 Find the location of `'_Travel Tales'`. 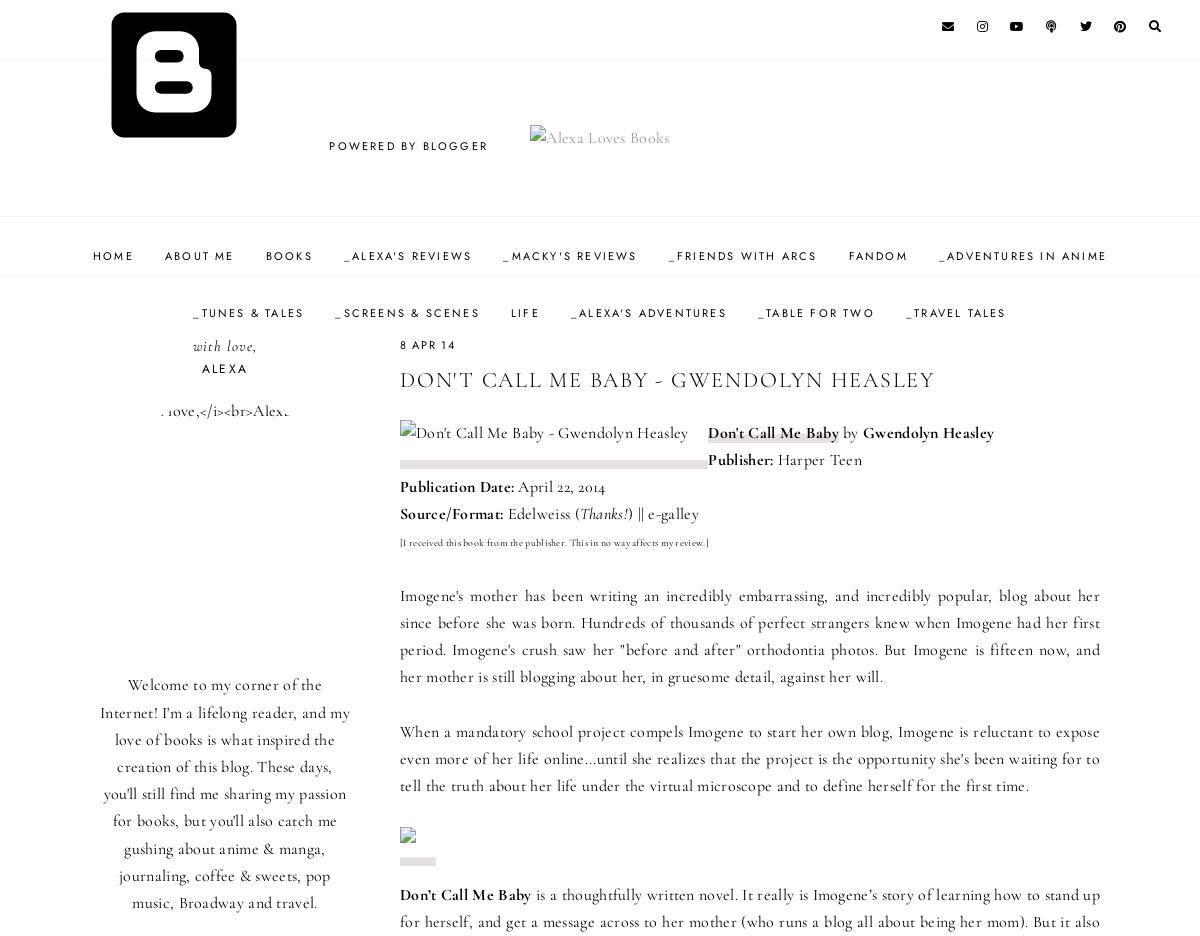

'_Travel Tales' is located at coordinates (956, 312).